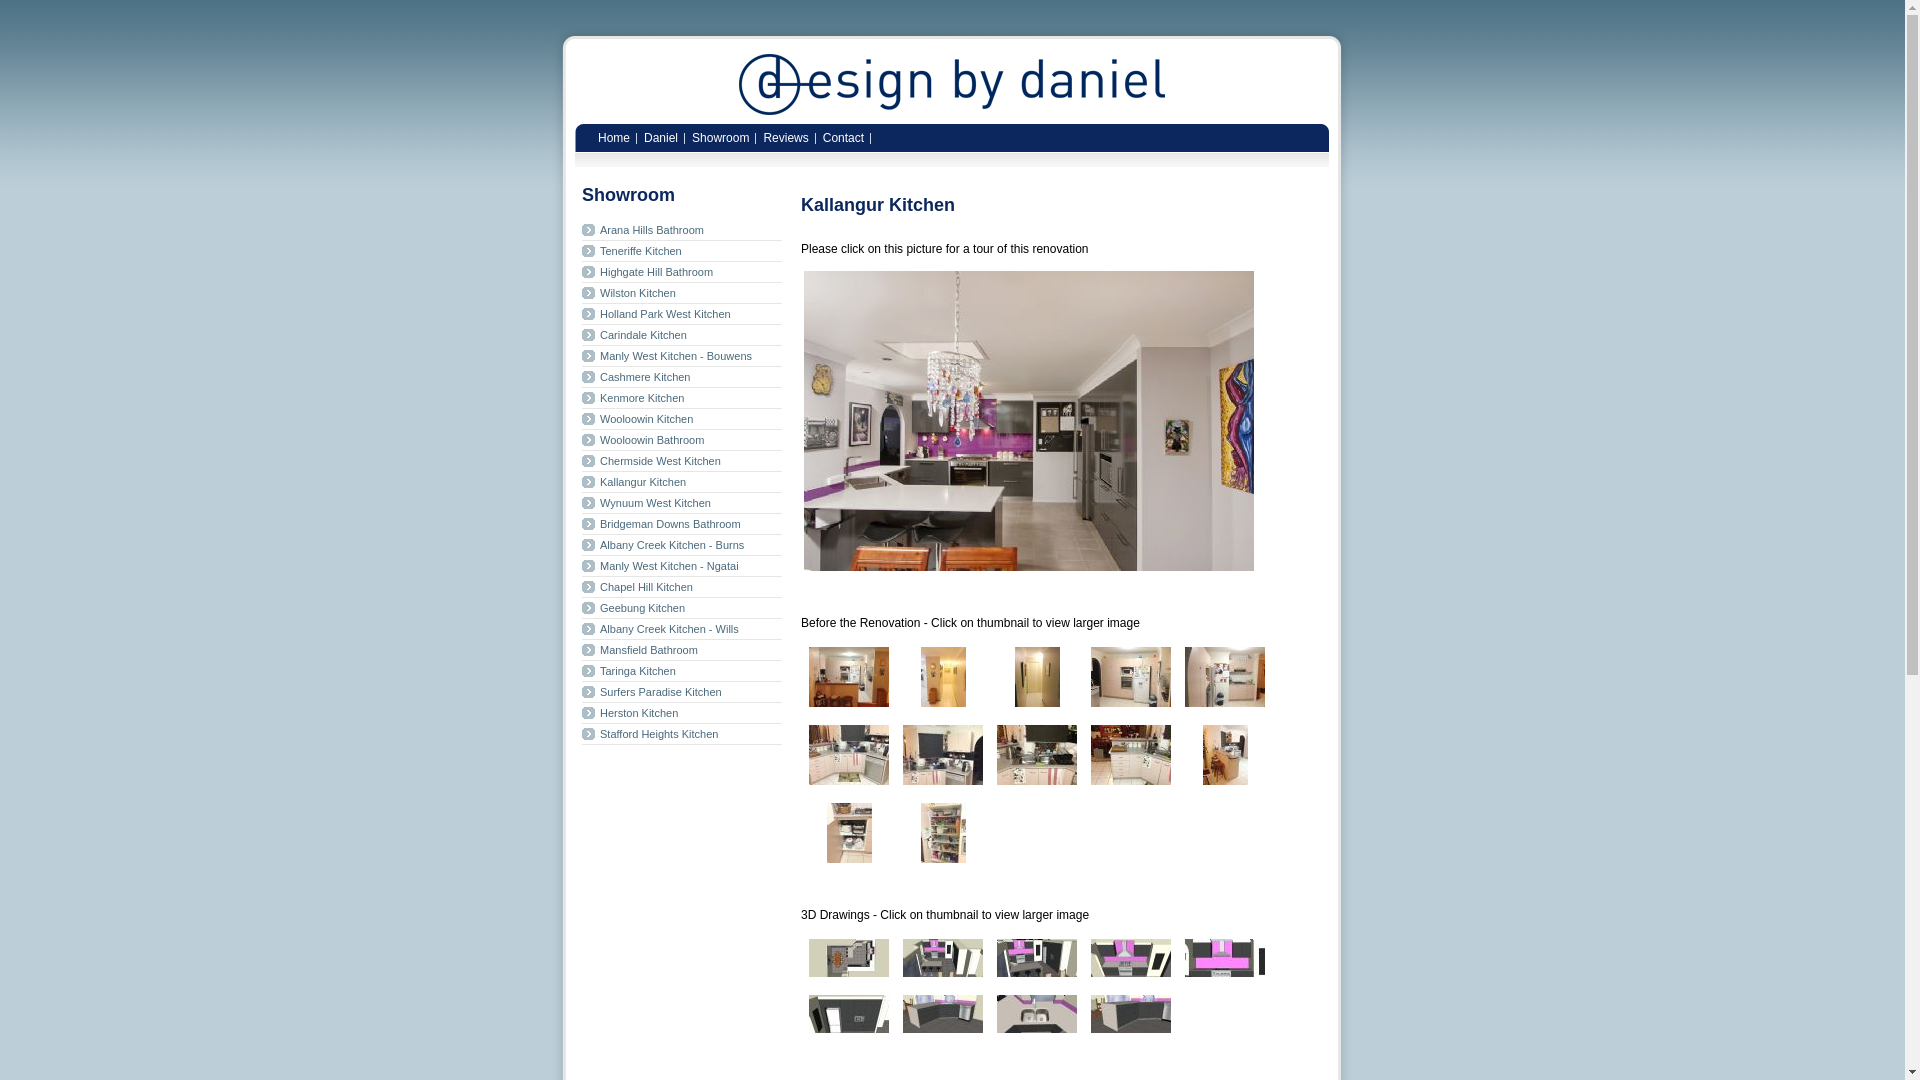 Image resolution: width=1920 pixels, height=1080 pixels. I want to click on 'Arana Hills Bathroom', so click(681, 229).